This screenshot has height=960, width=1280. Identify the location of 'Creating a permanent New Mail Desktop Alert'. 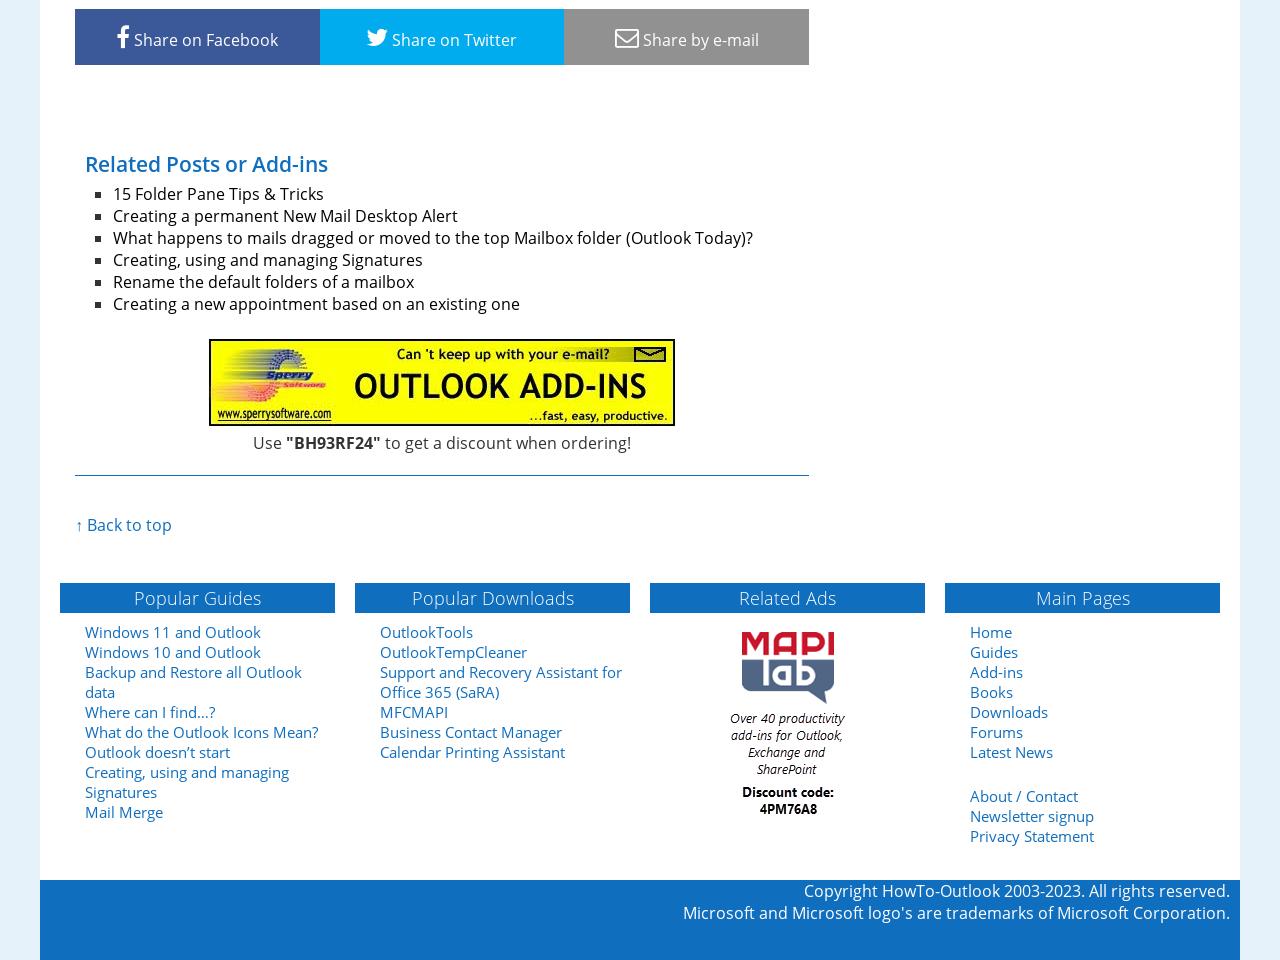
(284, 216).